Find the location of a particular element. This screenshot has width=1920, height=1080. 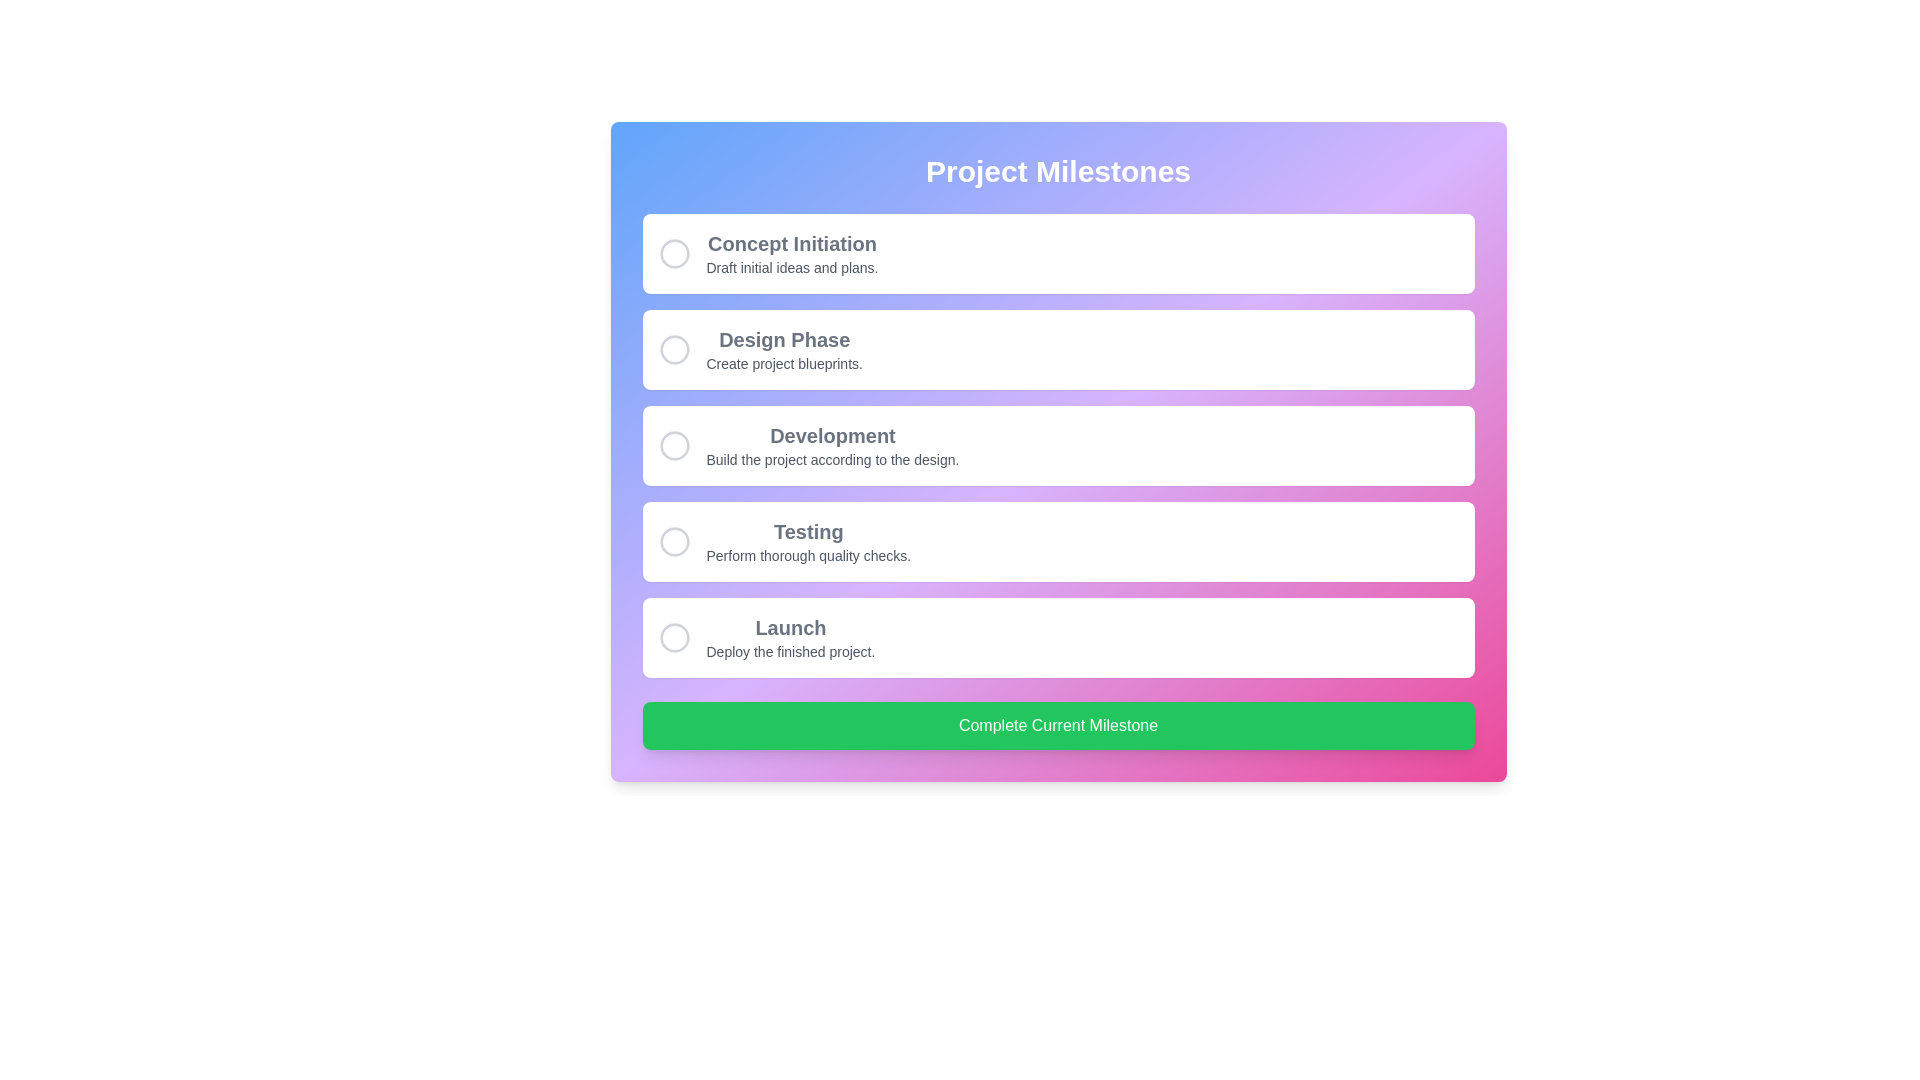

text of the List Item with Text labeled 'Development' which is the third milestone under 'Project Milestones' is located at coordinates (832, 445).